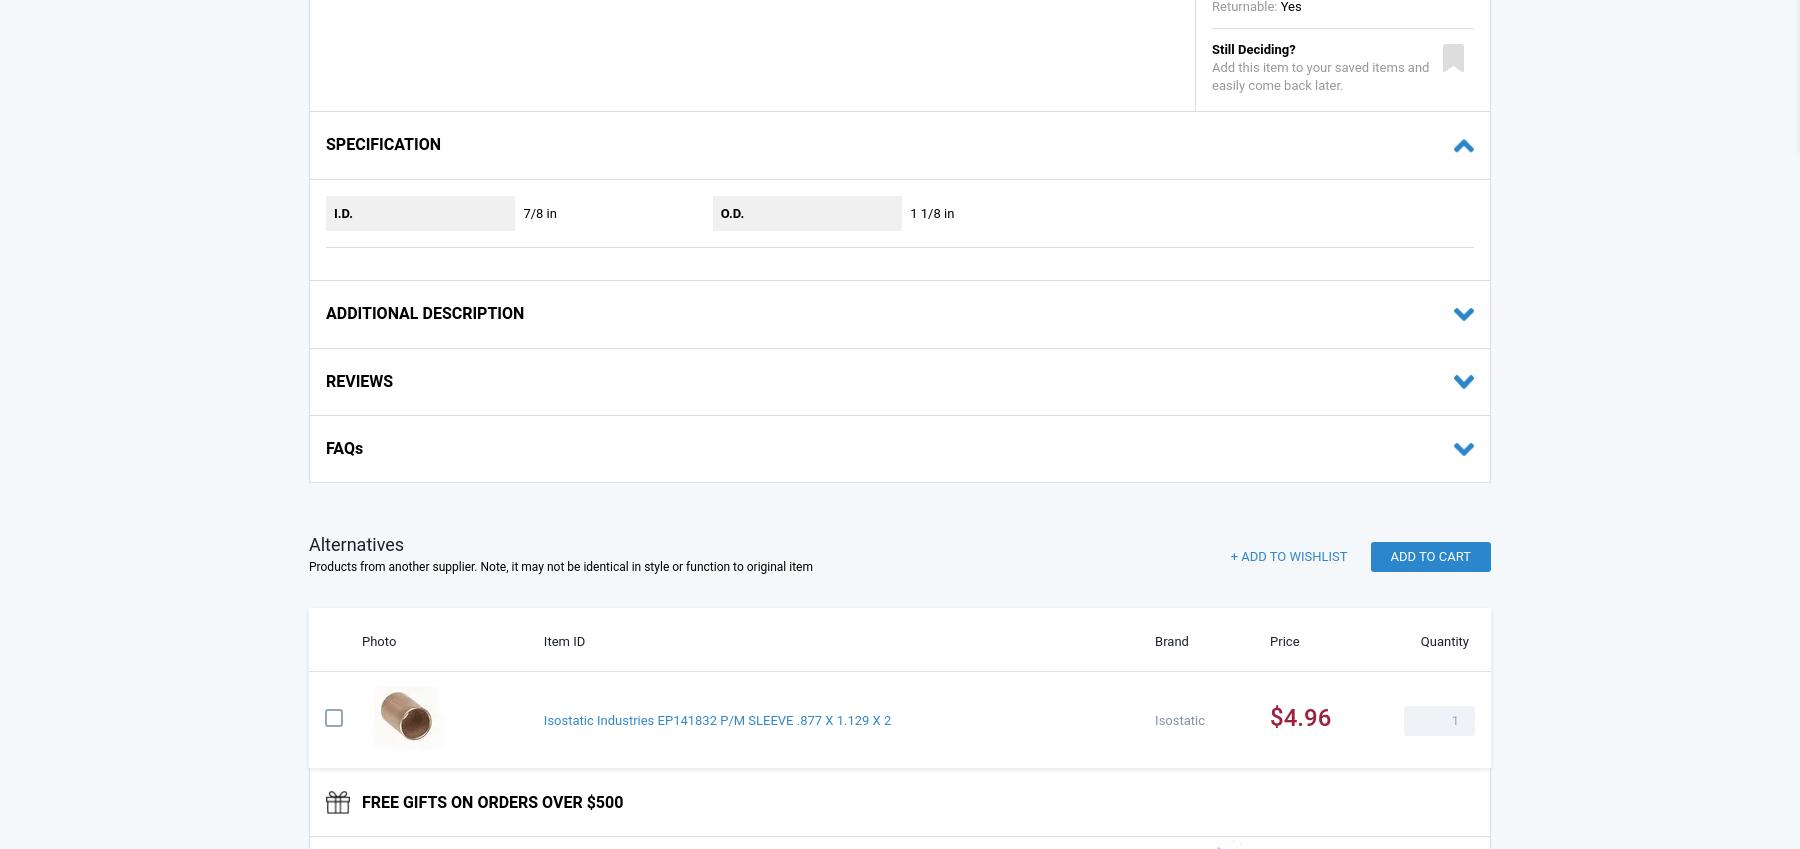 The width and height of the screenshot is (1800, 849). Describe the element at coordinates (542, 640) in the screenshot. I see `'Item ID'` at that location.